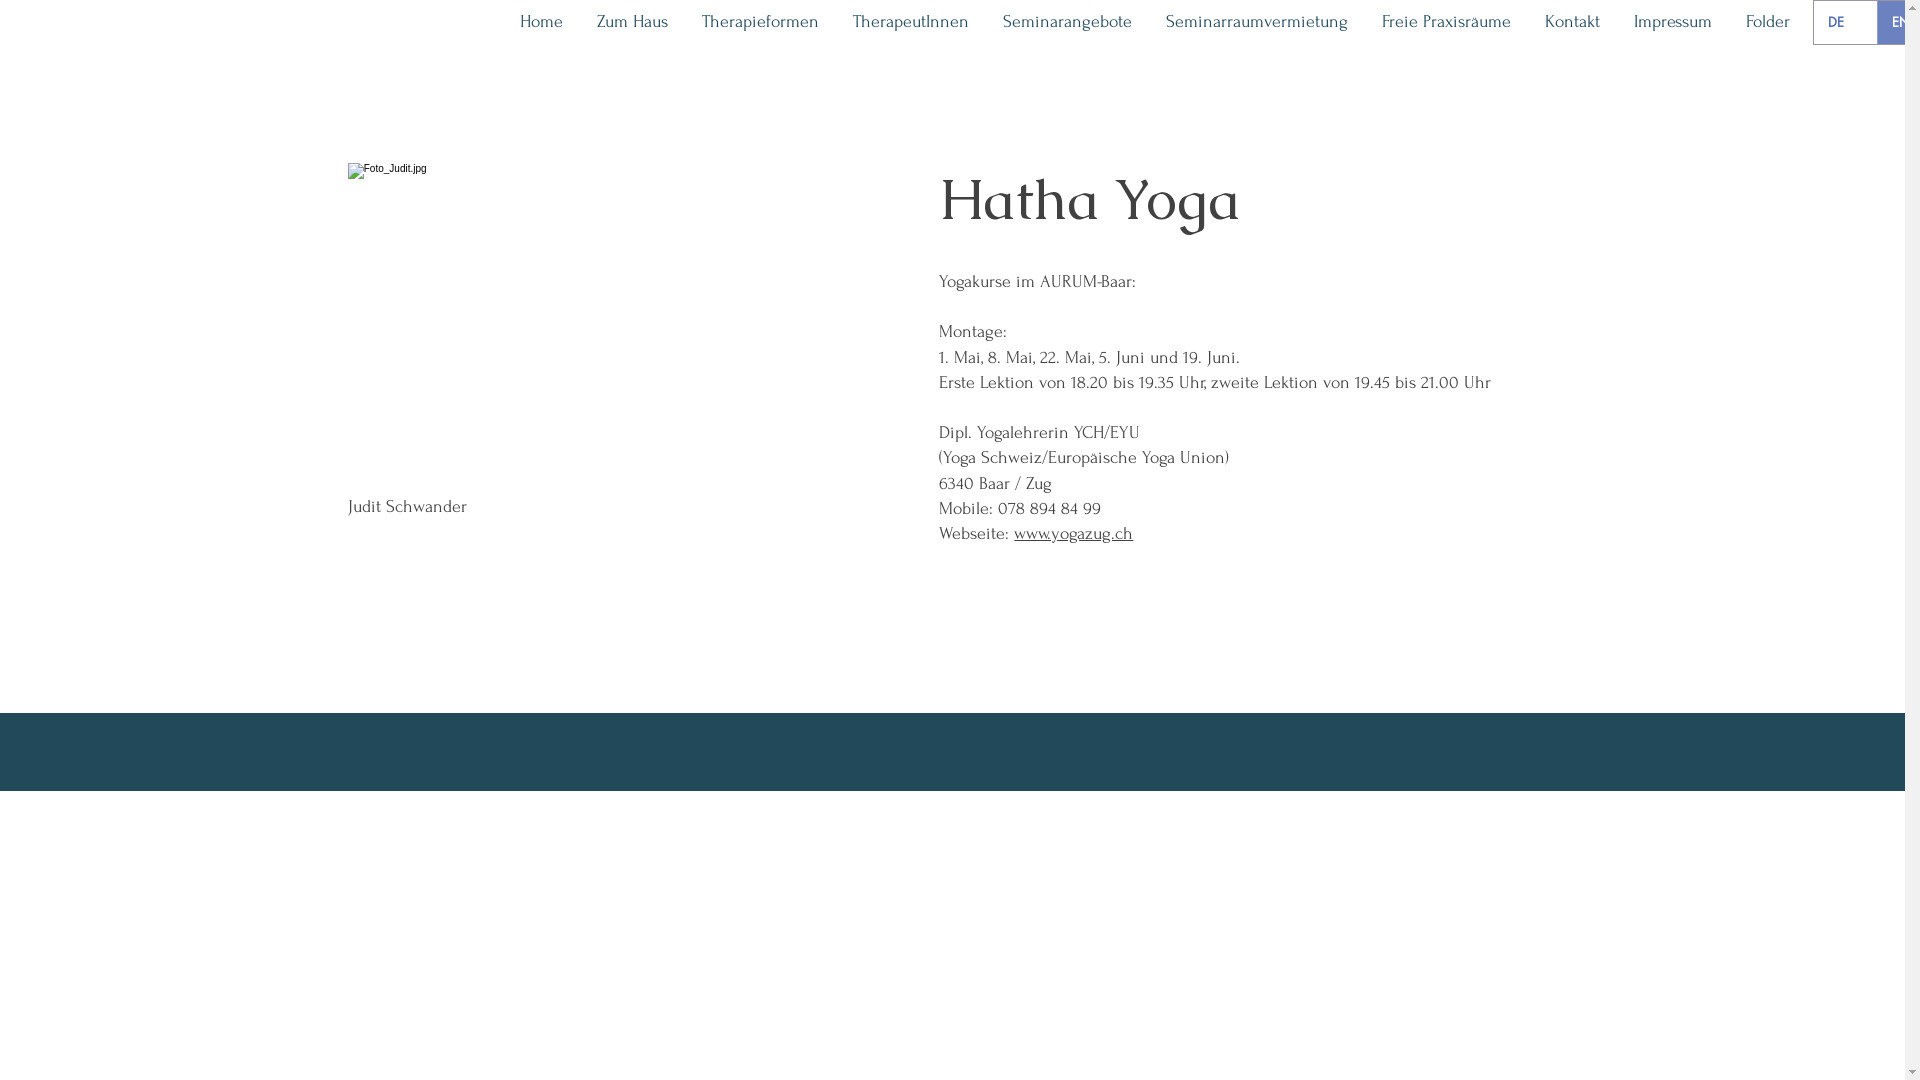  I want to click on 'Therapieformen', so click(759, 22).